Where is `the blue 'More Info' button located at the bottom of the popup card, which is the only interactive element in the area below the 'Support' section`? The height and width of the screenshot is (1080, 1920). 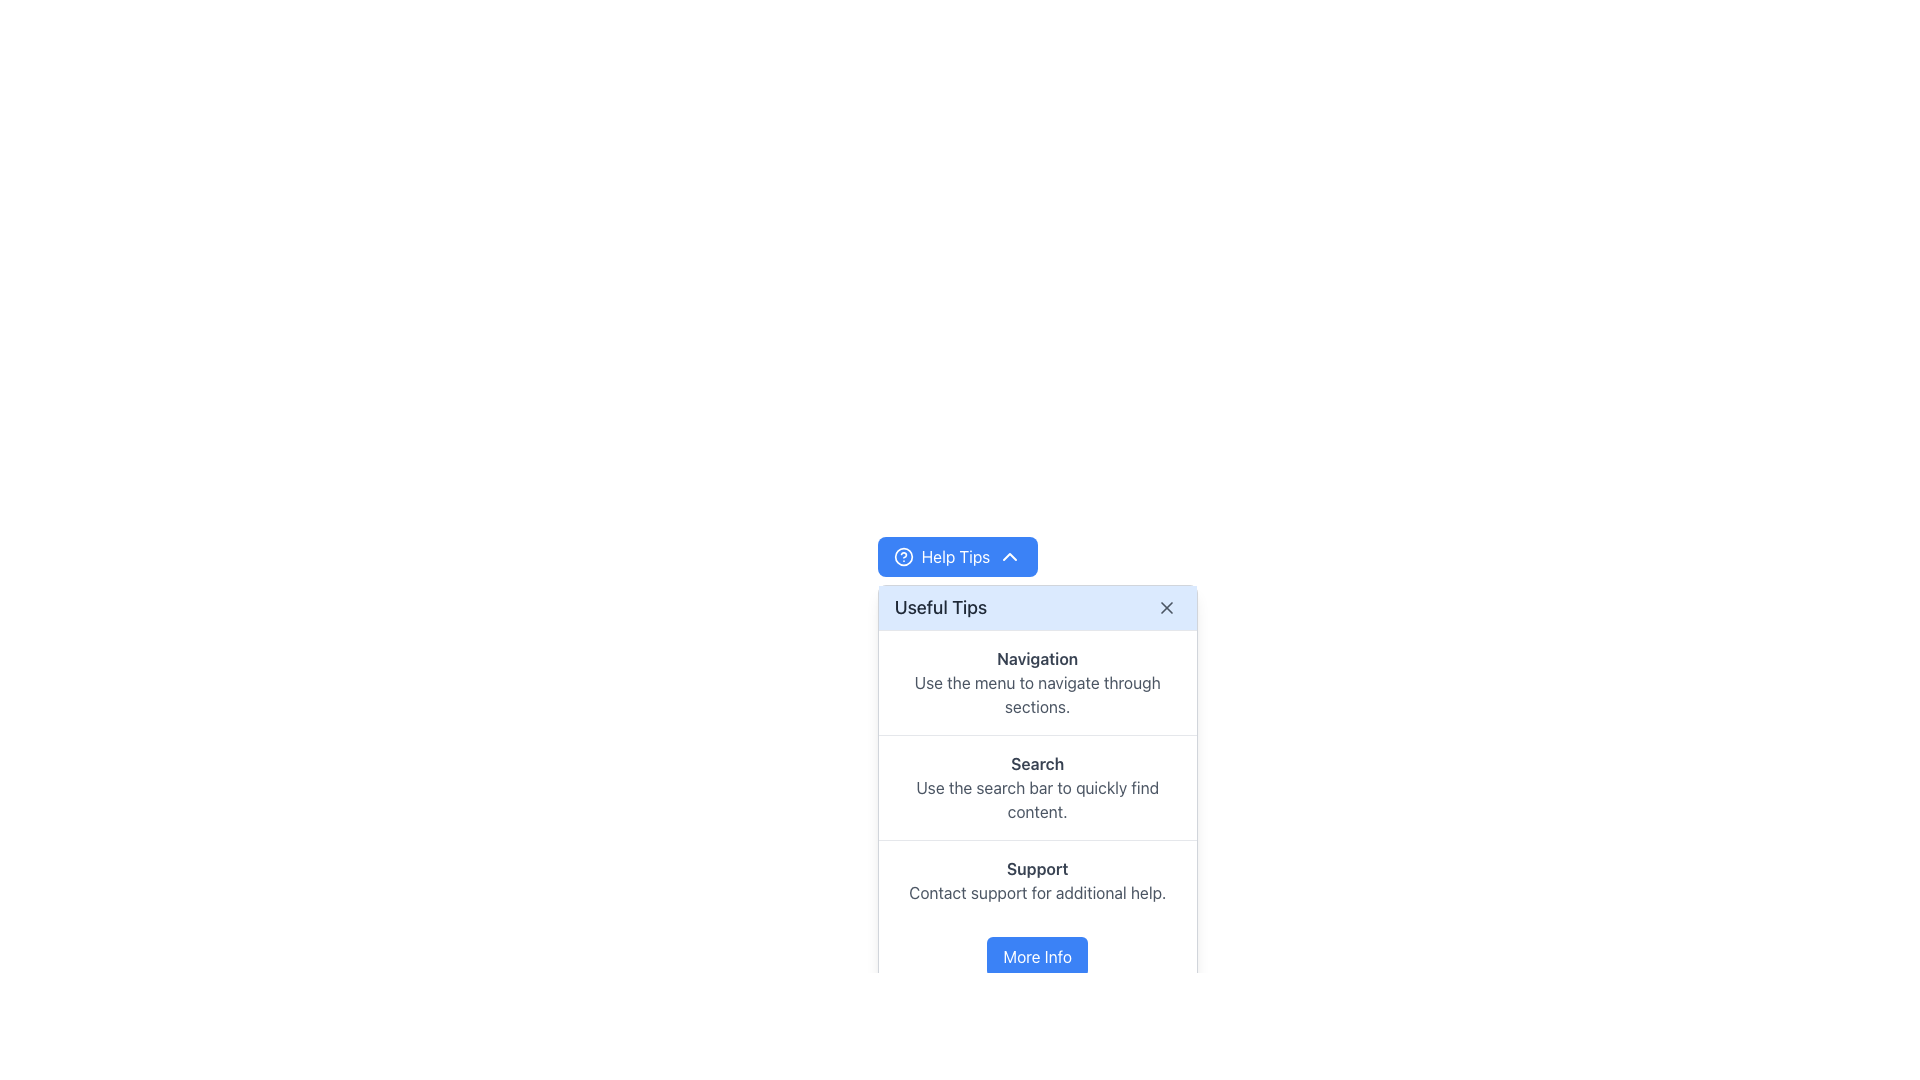 the blue 'More Info' button located at the bottom of the popup card, which is the only interactive element in the area below the 'Support' section is located at coordinates (1036, 955).